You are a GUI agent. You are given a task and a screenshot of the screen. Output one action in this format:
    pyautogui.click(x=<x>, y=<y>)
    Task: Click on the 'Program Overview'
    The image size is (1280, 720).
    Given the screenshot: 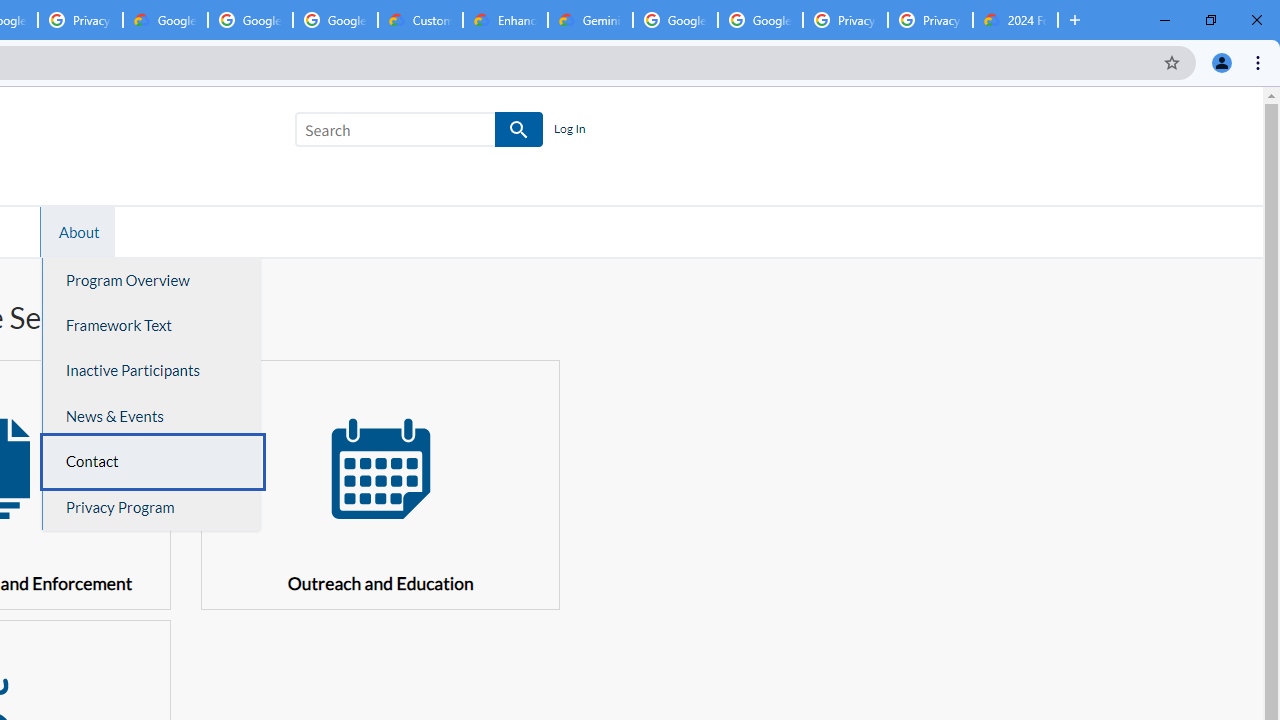 What is the action you would take?
    pyautogui.click(x=151, y=280)
    